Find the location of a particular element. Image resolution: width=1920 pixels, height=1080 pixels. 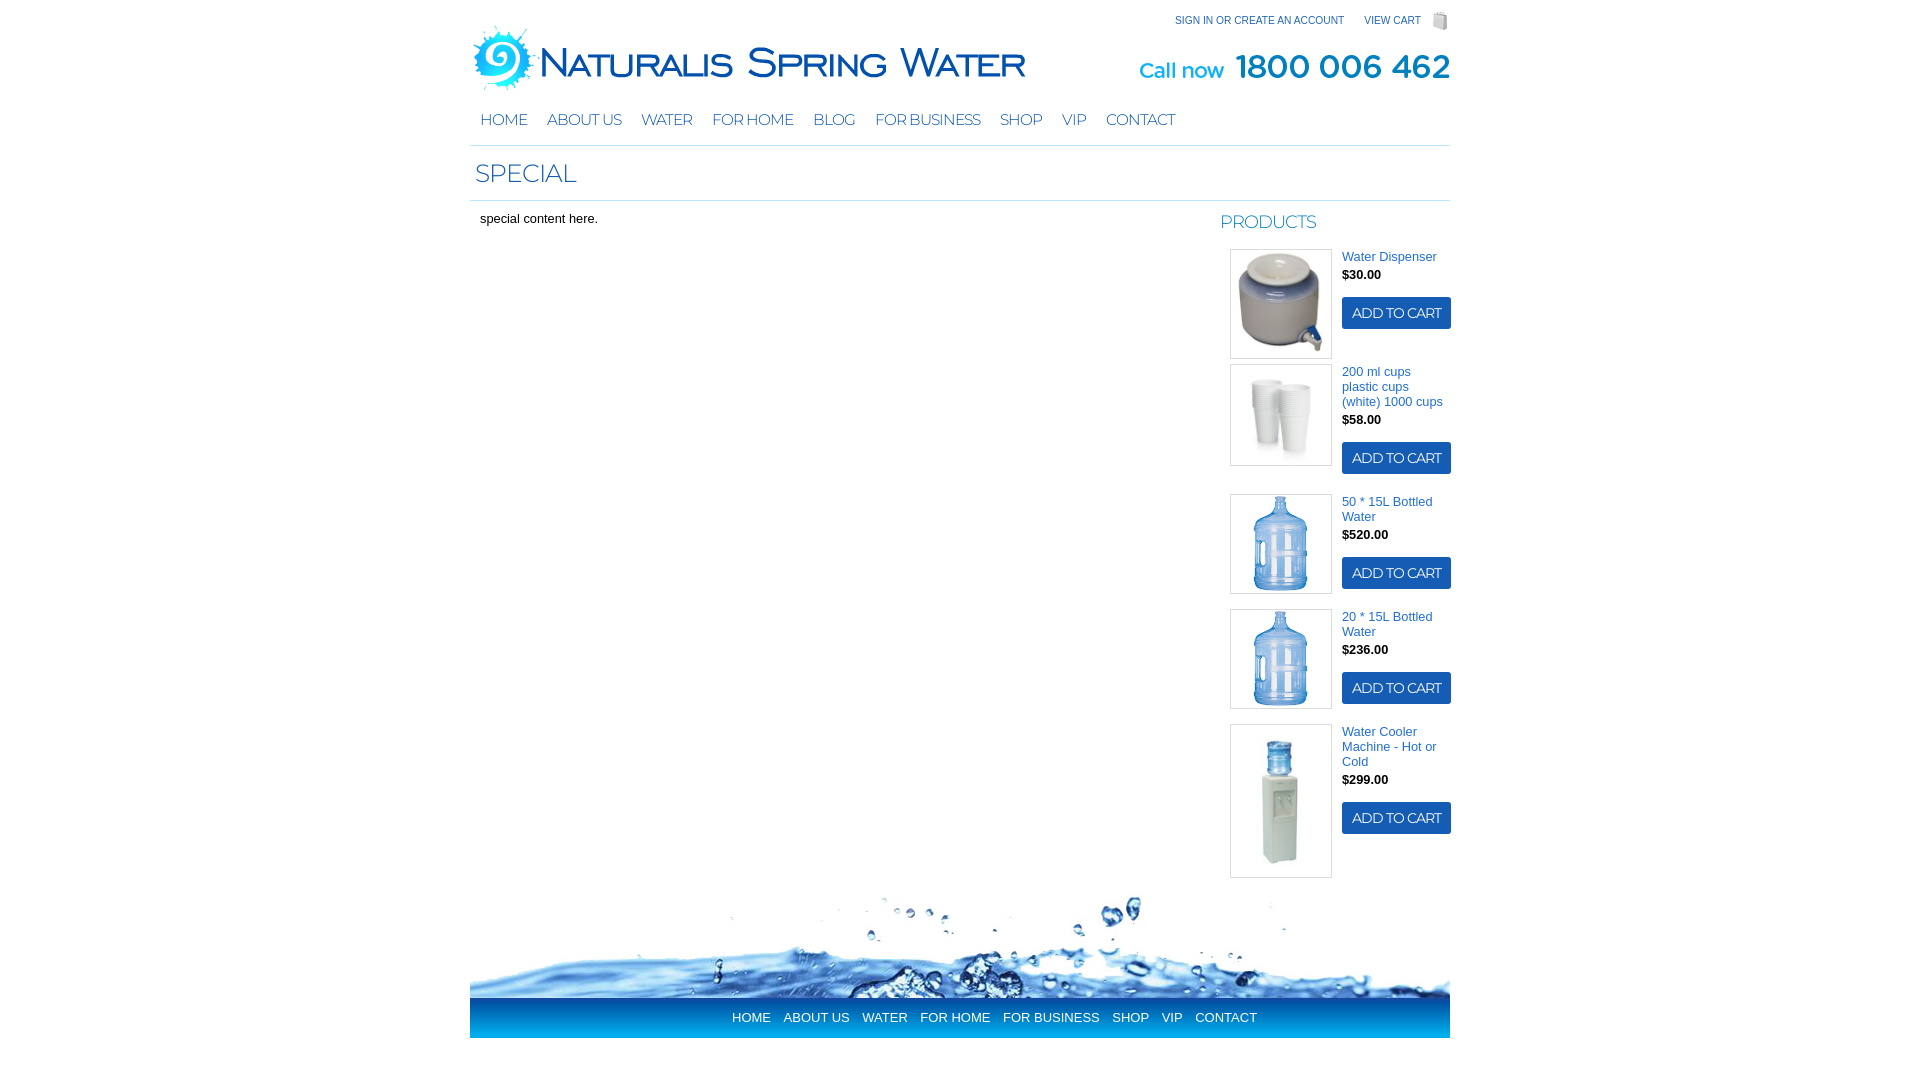

'HOME' is located at coordinates (730, 1017).